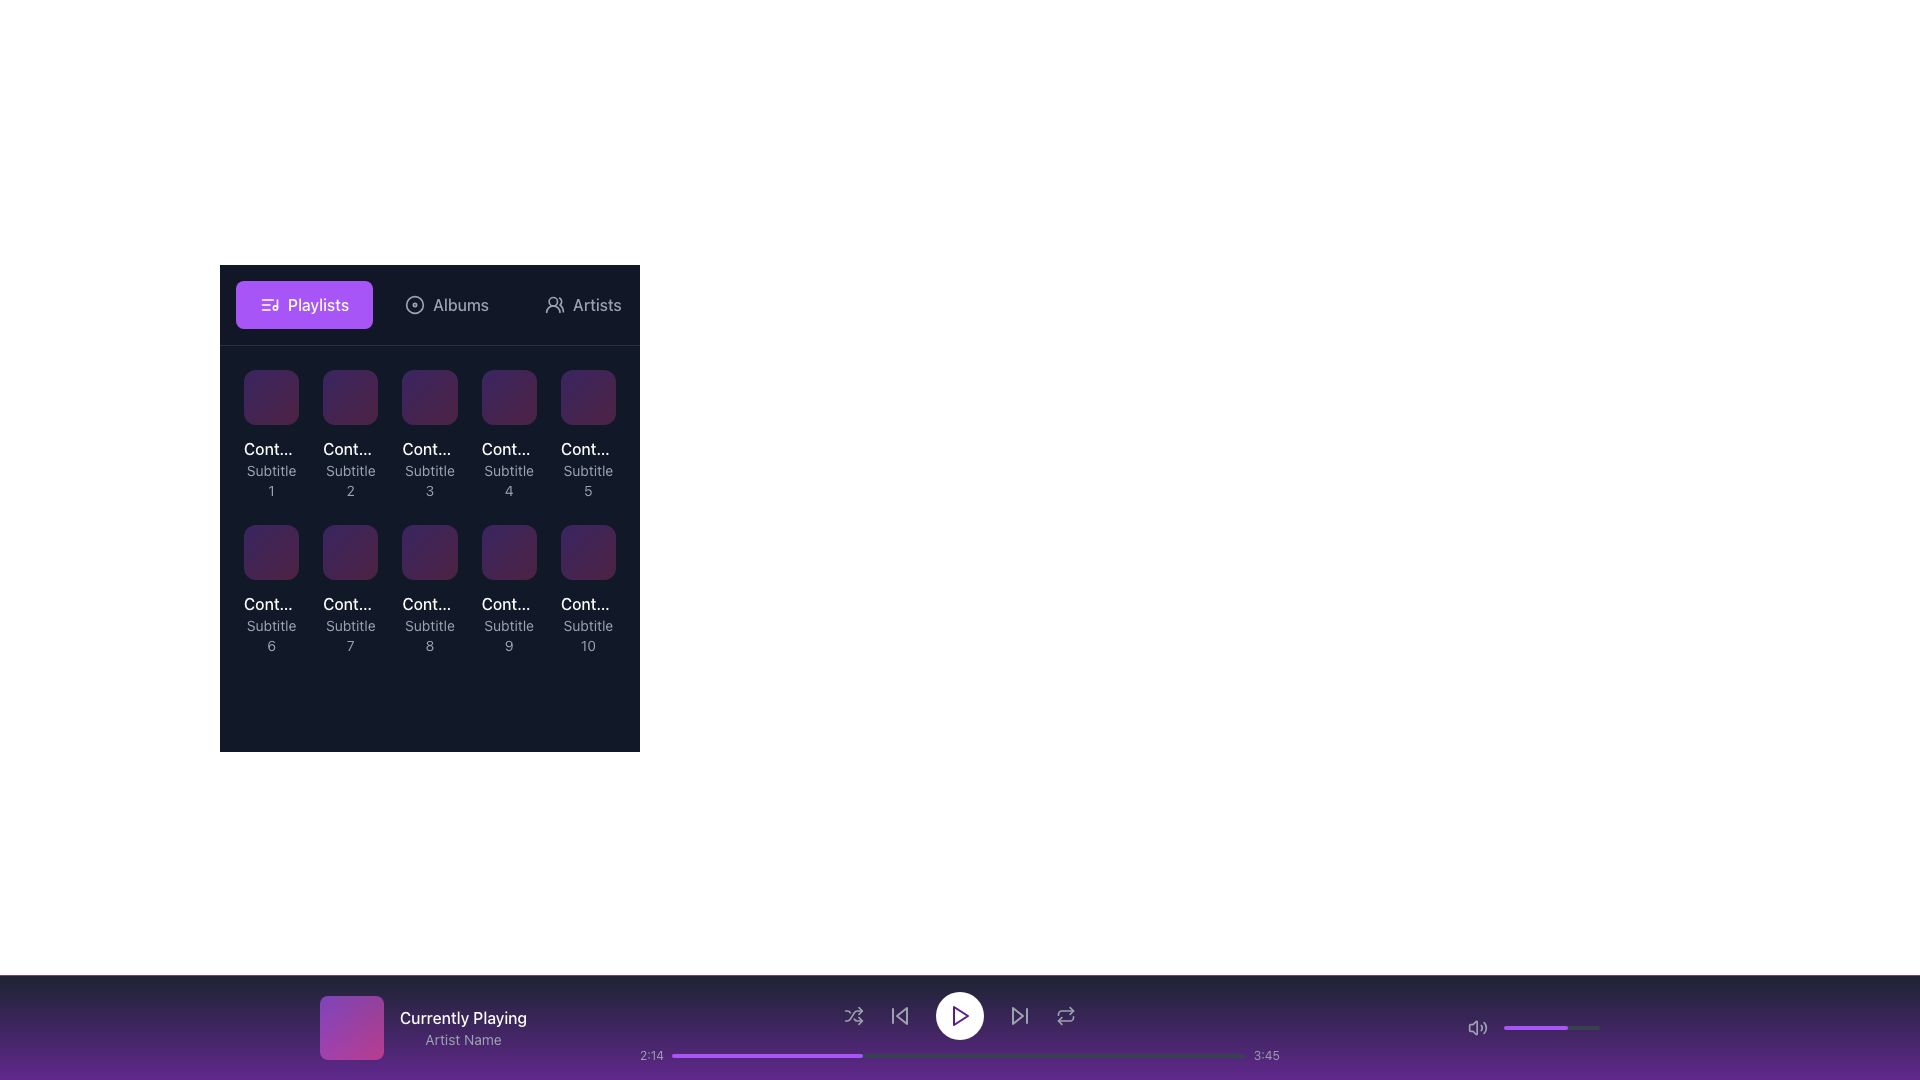 Image resolution: width=1920 pixels, height=1080 pixels. I want to click on the third clickable item in the grid which features a purple to pink gradient thumbnail with 'Content Title 3' in bold white font and 'Subtitle 3' in smaller gray font, so click(429, 434).